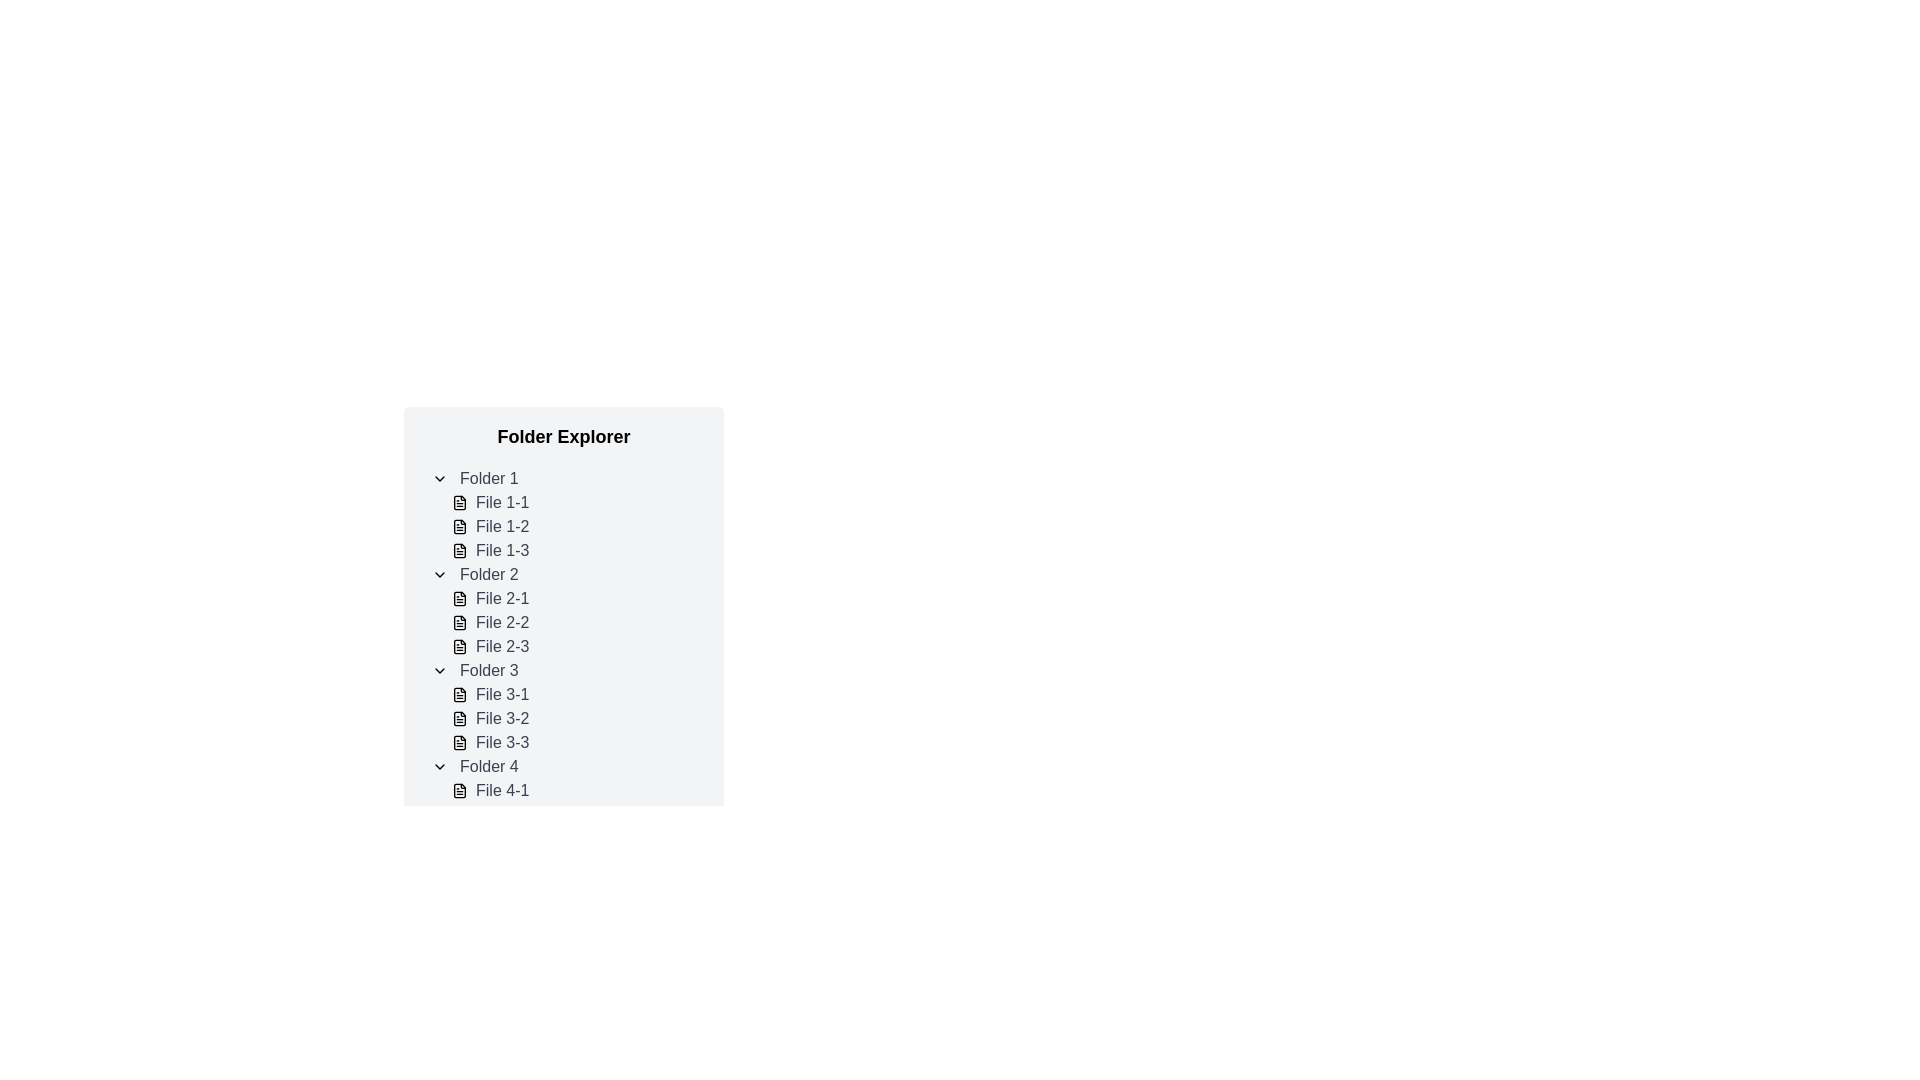  Describe the element at coordinates (502, 526) in the screenshot. I see `the text label representing 'File 1-2' within the collapsible tree structure under 'Folder 1'` at that location.